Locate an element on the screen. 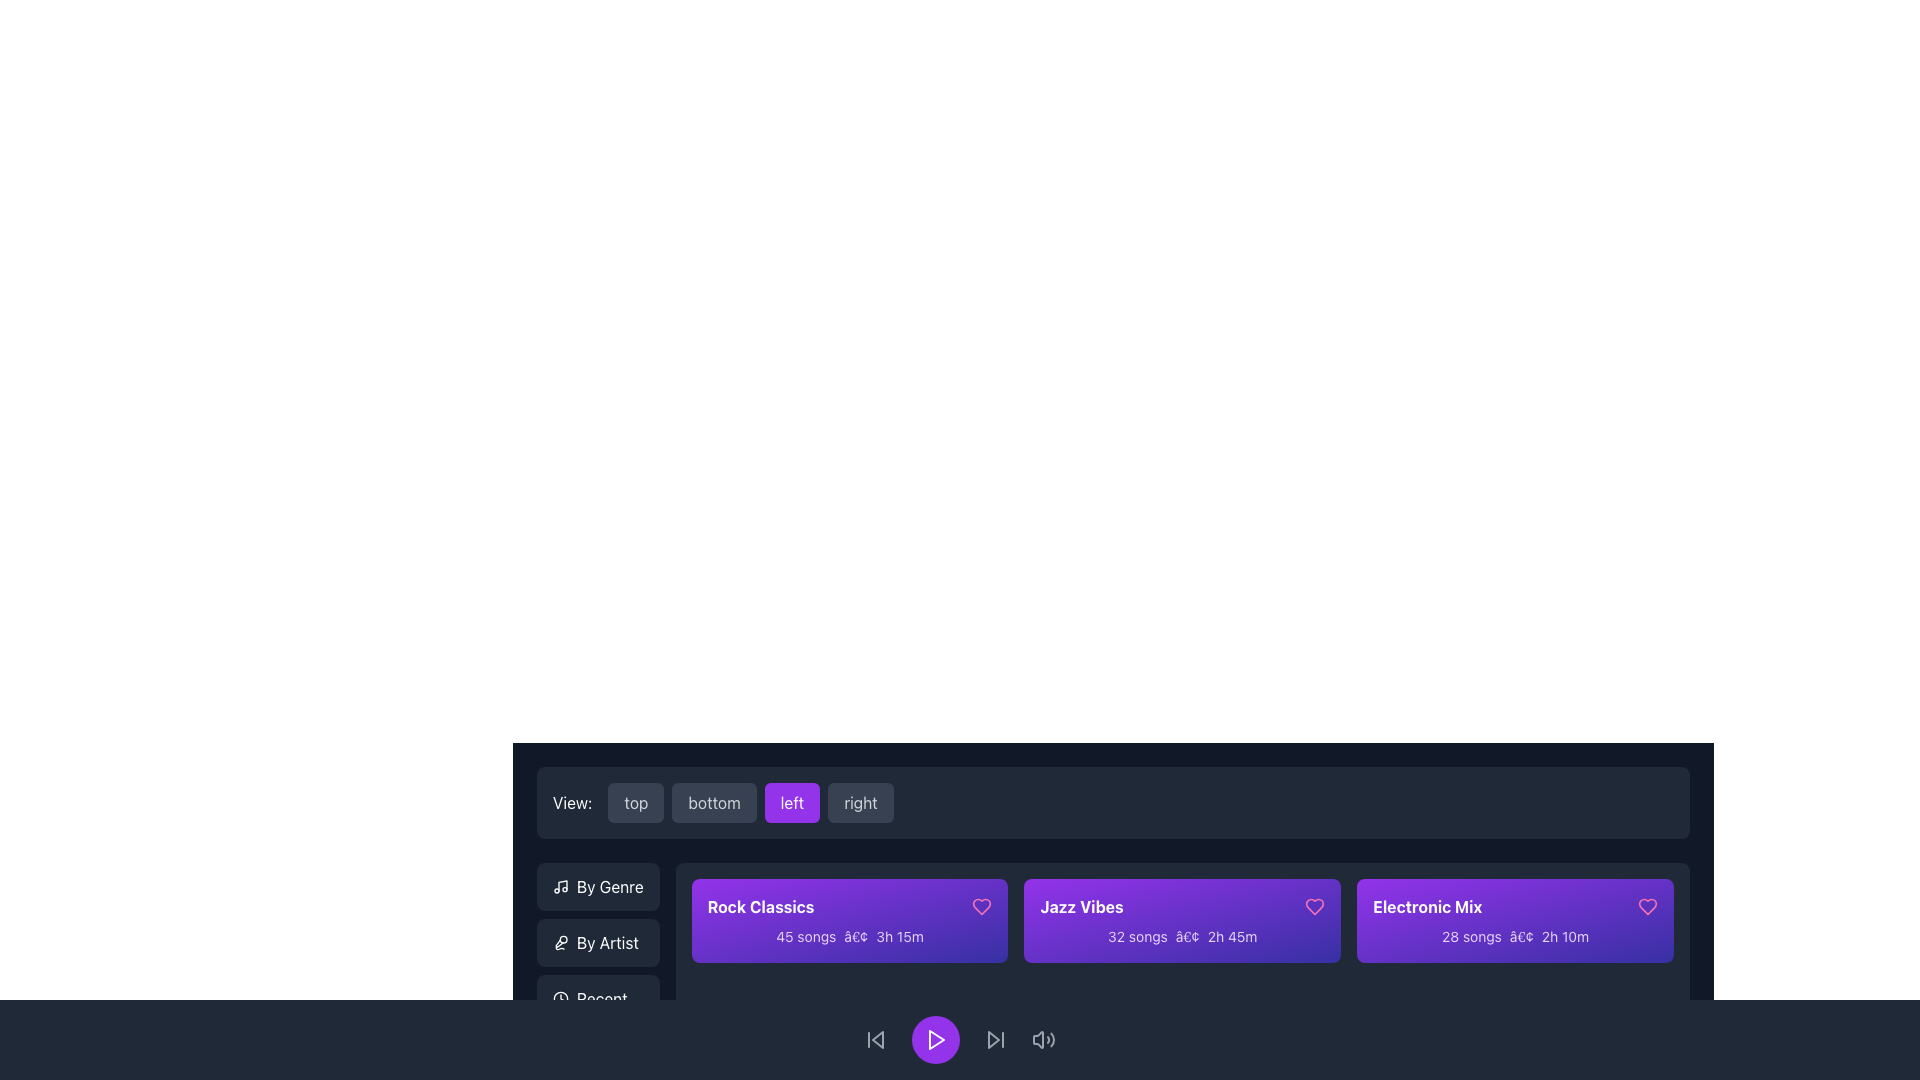  the triangular play button icon, which is white and enclosed in a circular purple button, located centrally in the bottom navigation bar is located at coordinates (935, 1039).